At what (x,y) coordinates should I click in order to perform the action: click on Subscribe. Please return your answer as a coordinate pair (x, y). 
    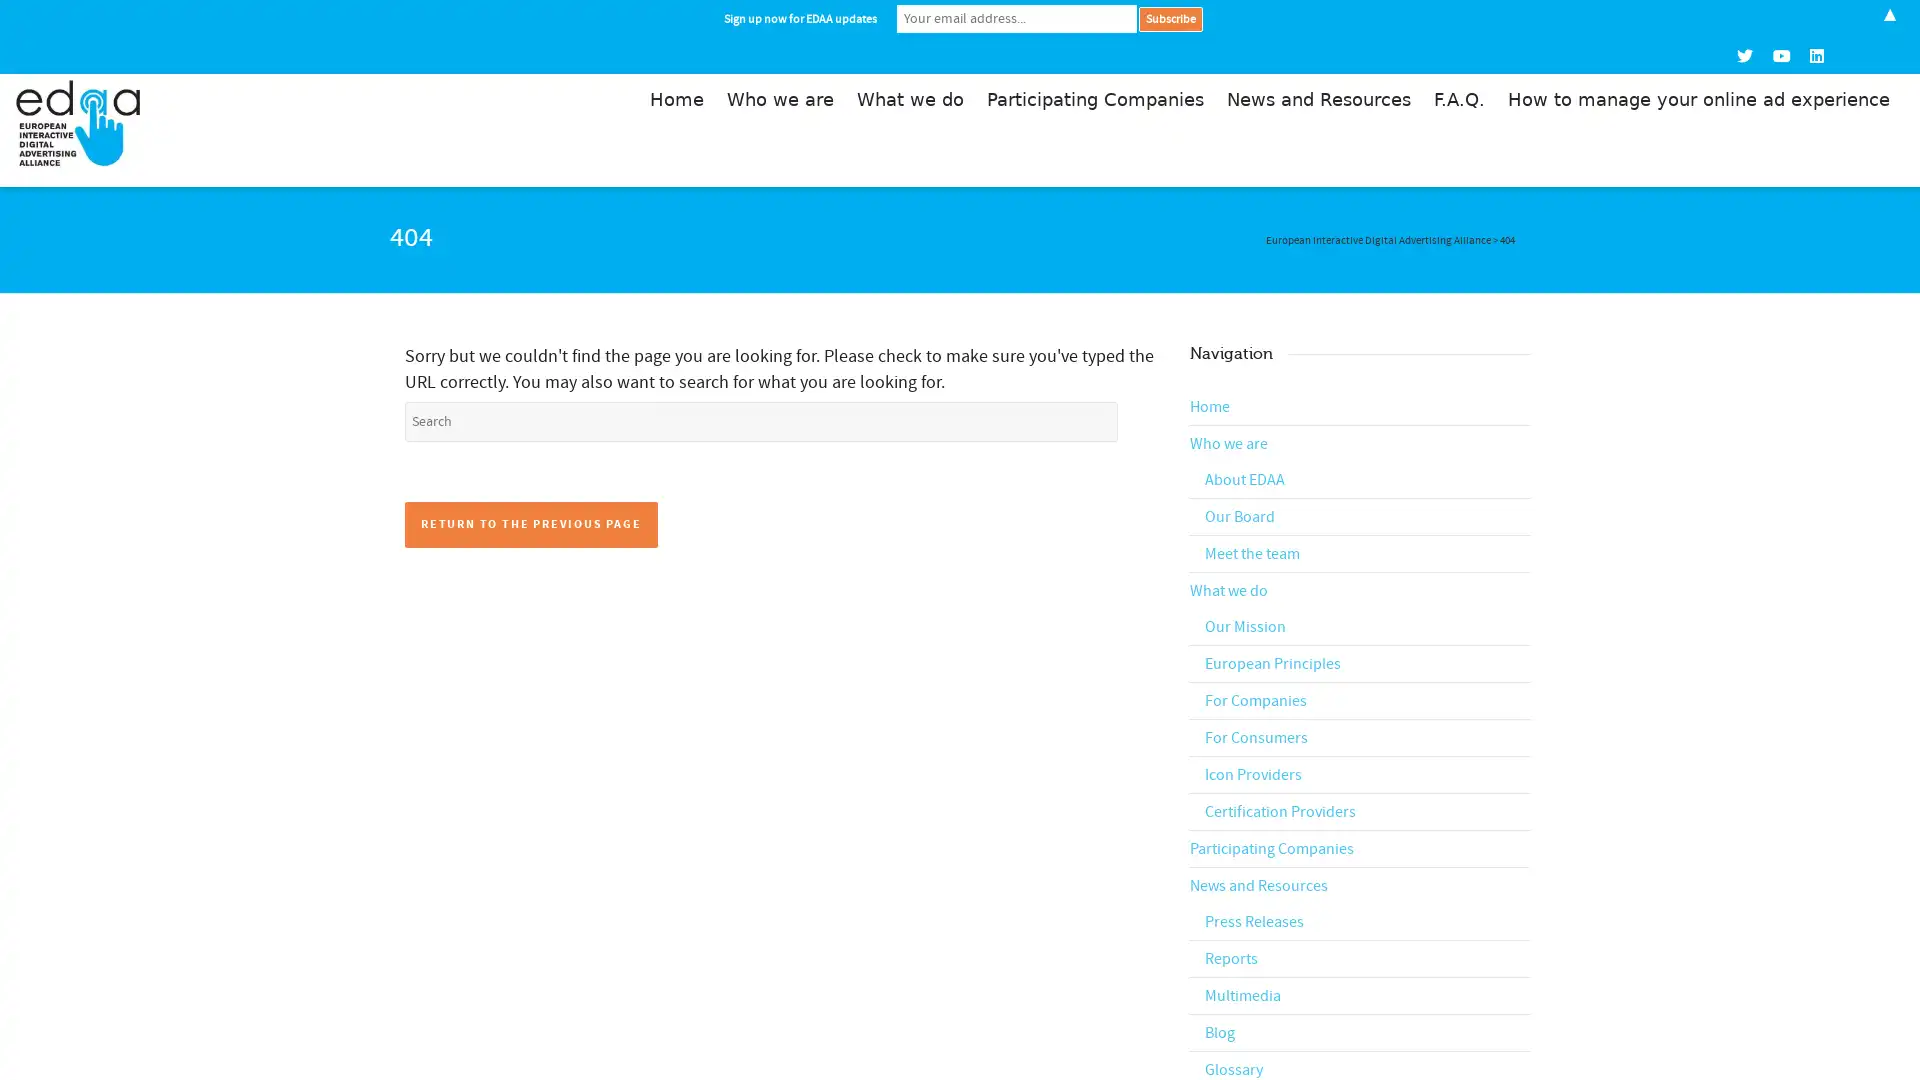
    Looking at the image, I should click on (1170, 18).